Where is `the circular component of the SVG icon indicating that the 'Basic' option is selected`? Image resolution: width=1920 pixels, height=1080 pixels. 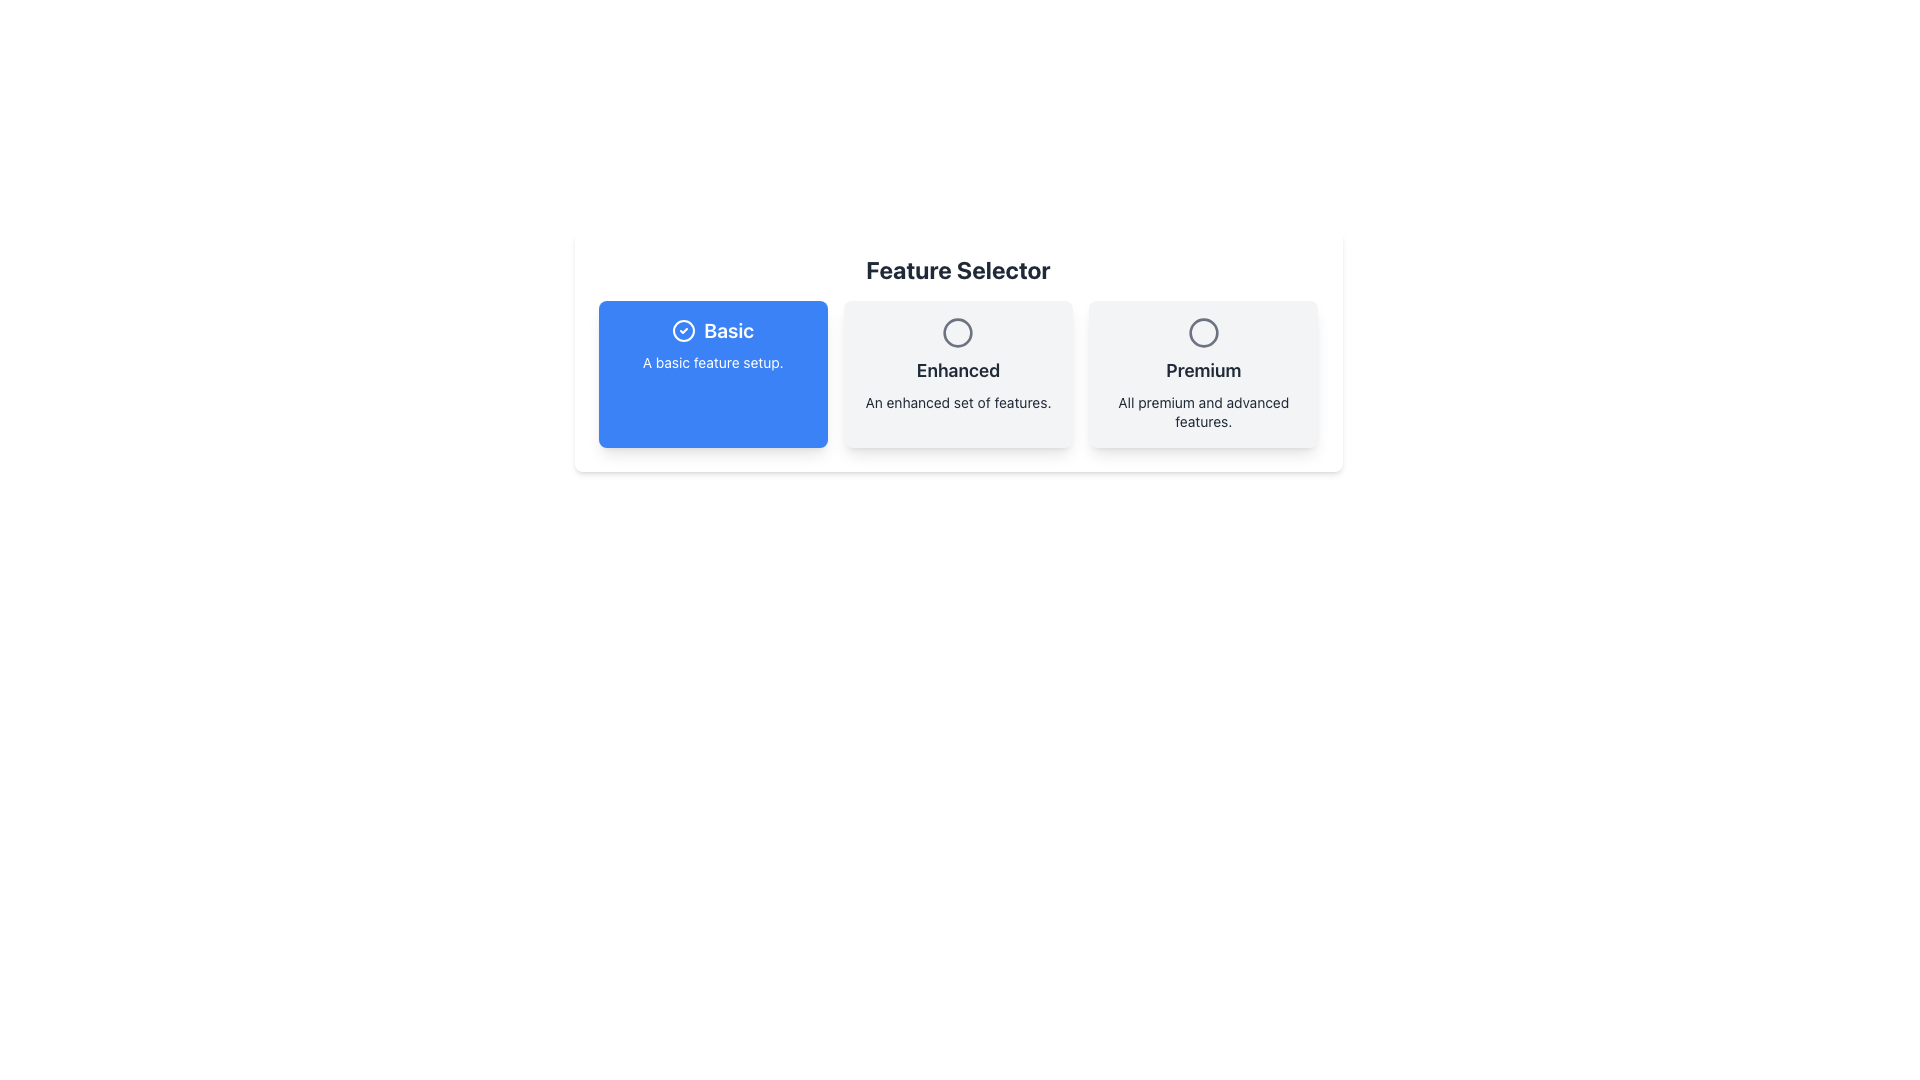 the circular component of the SVG icon indicating that the 'Basic' option is selected is located at coordinates (684, 330).